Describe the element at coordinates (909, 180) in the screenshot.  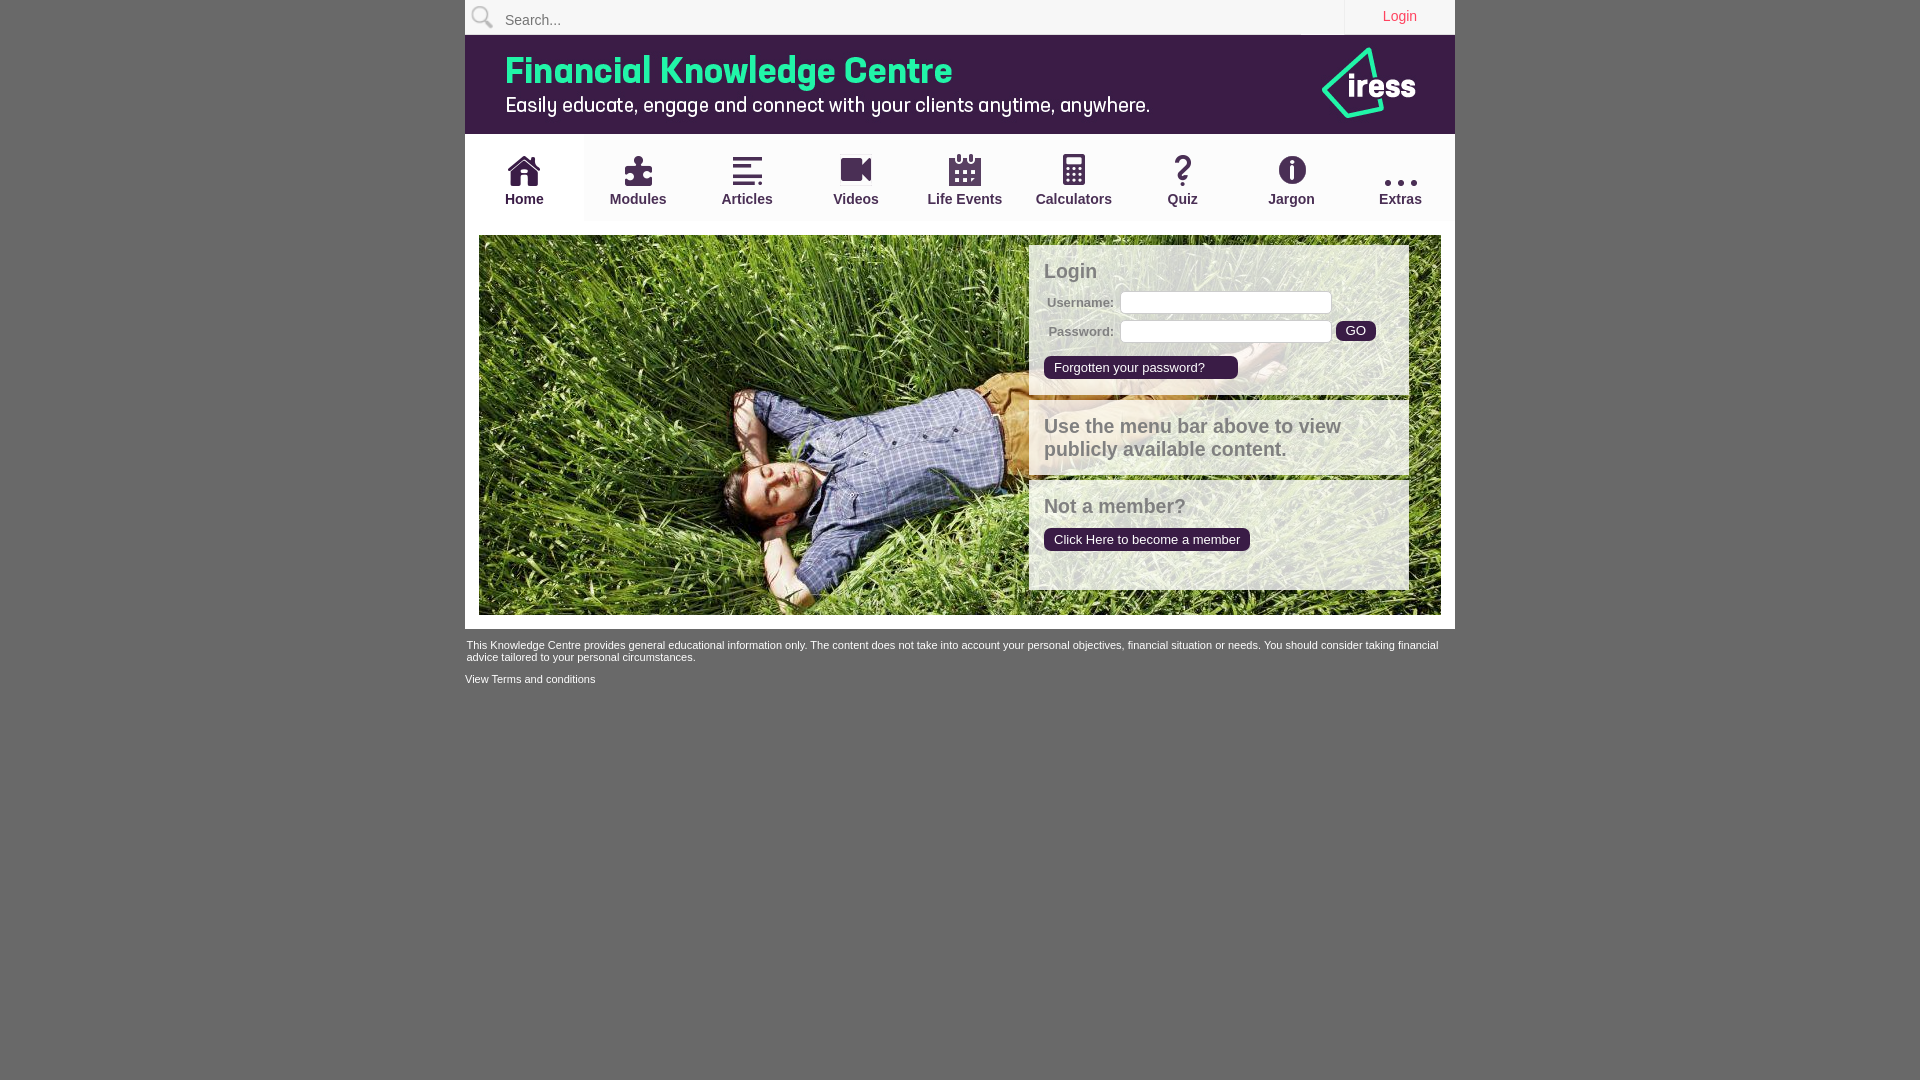
I see `'Life Events'` at that location.